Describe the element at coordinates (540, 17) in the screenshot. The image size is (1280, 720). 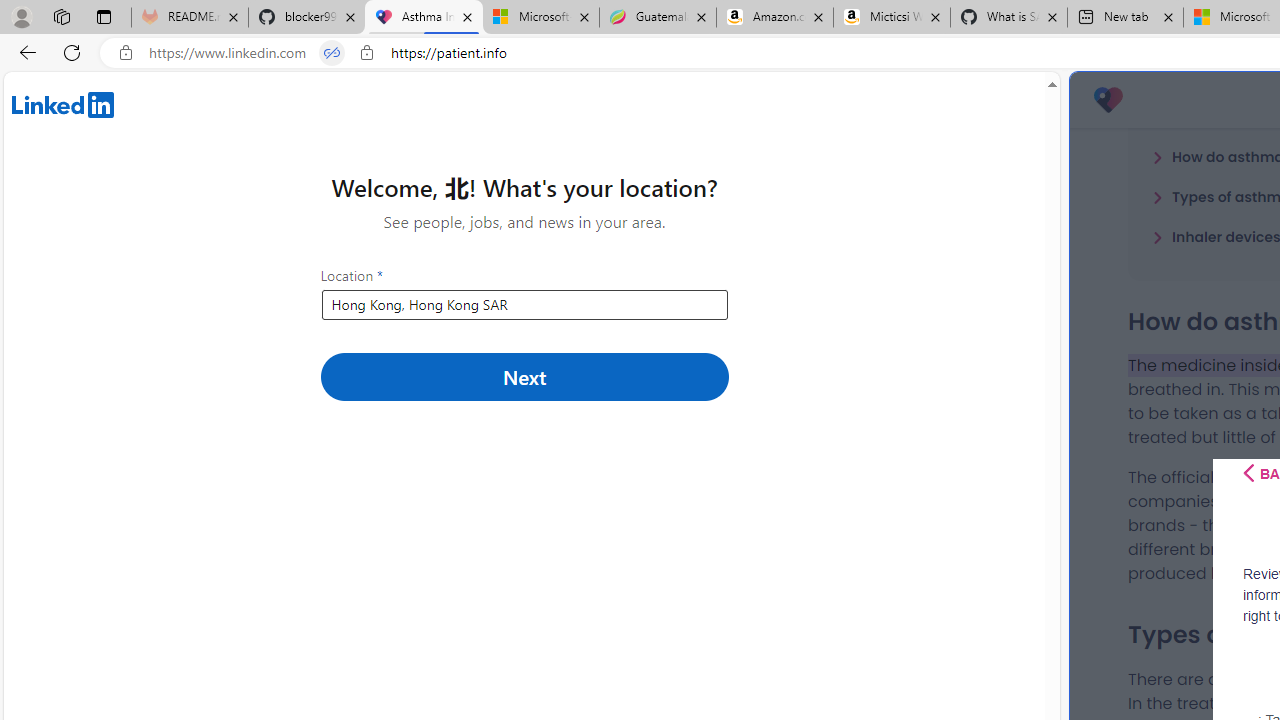
I see `'Microsoft-Report a Concern to Bing'` at that location.